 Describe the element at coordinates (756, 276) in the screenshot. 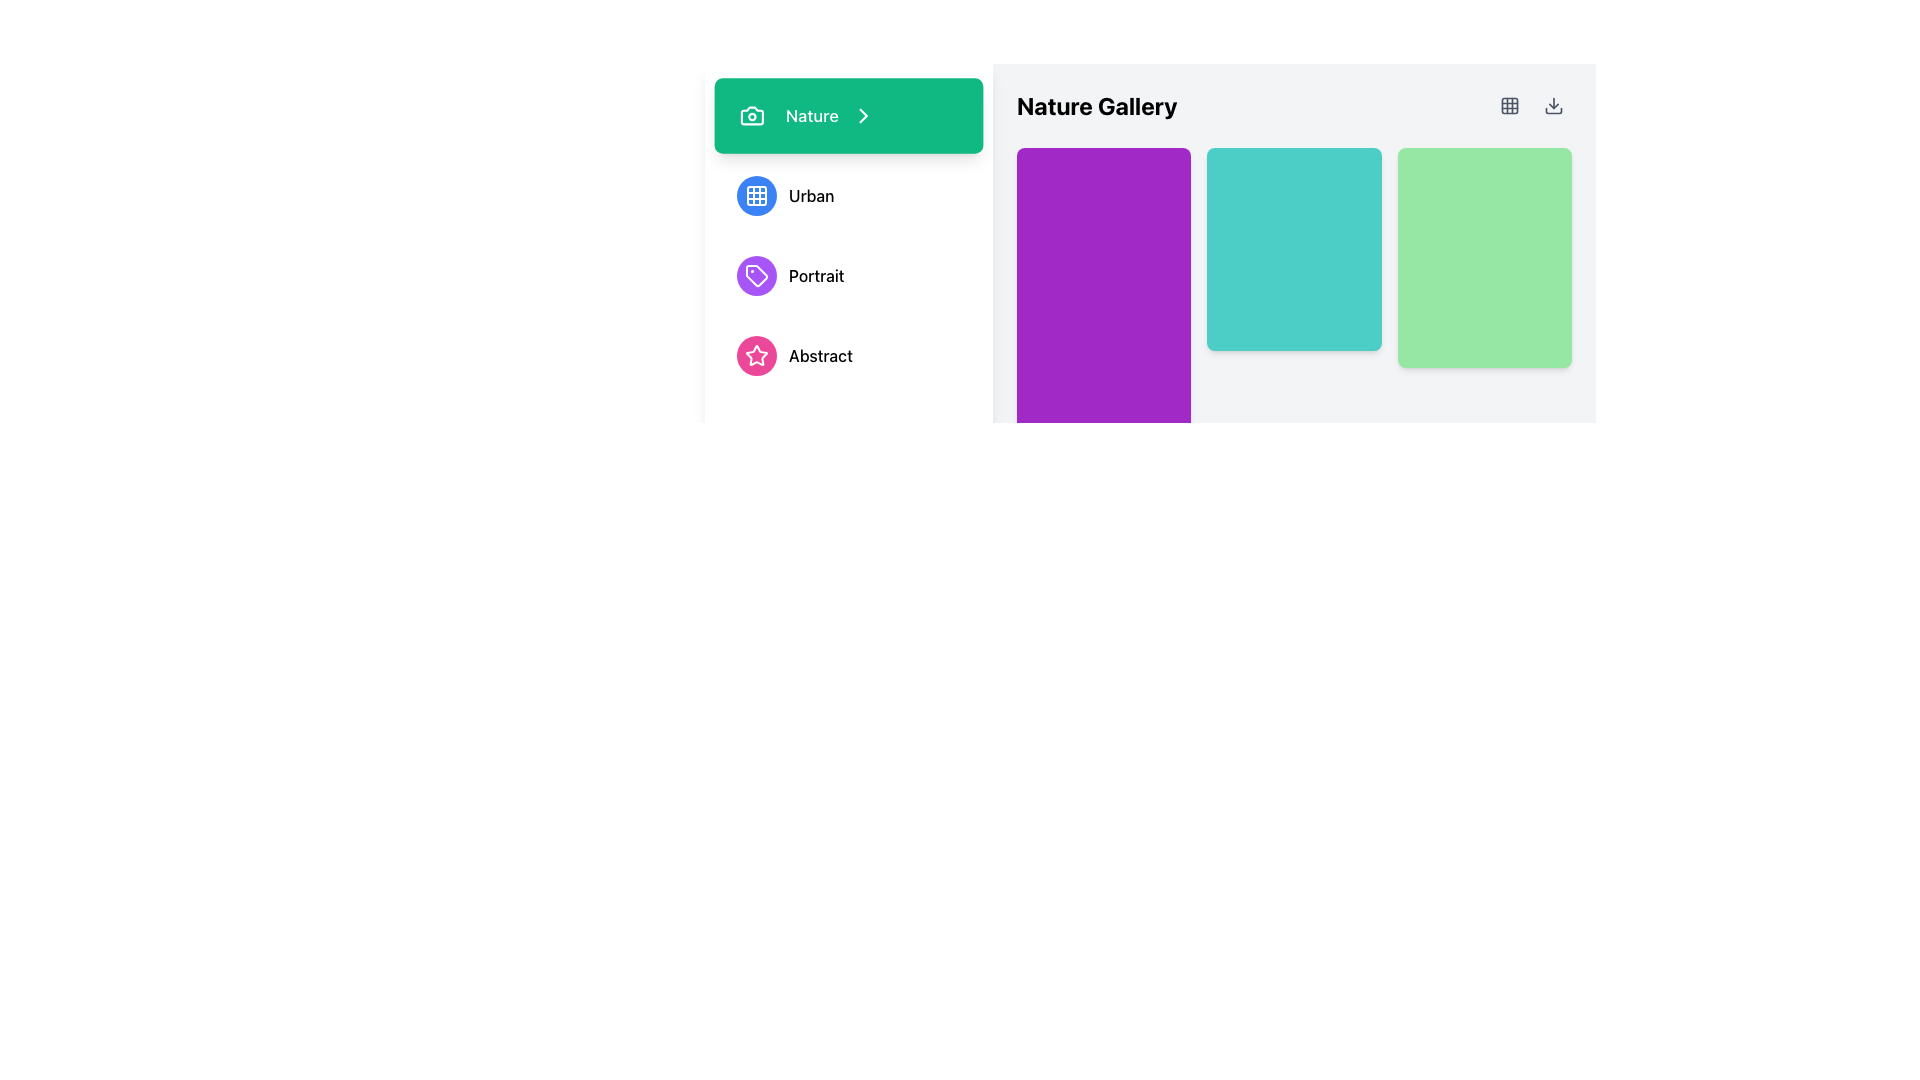

I see `the 'Portrait' icon located in the sidebar menu on the left side of the interface, which visually represents the 'Portrait' category` at that location.